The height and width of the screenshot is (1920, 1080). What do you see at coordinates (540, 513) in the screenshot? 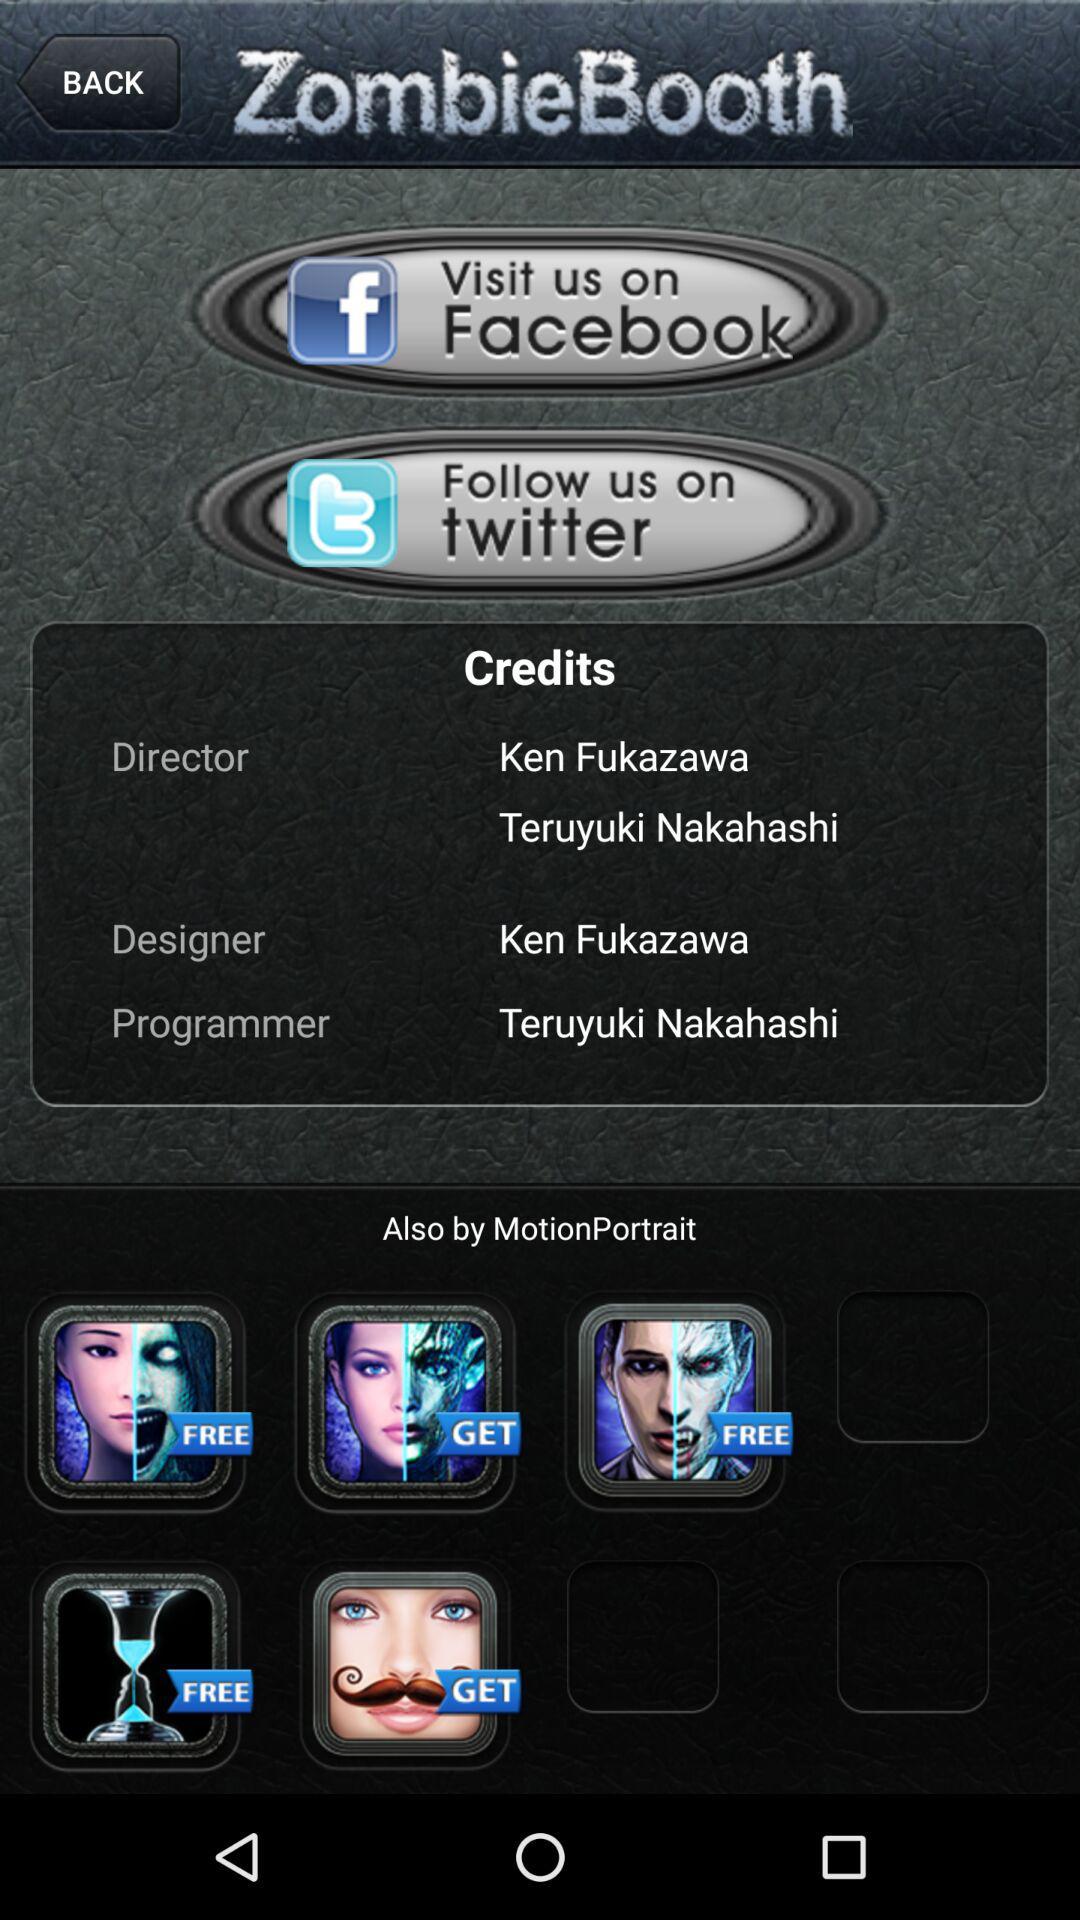
I see `hit the follow us on twitter button` at bounding box center [540, 513].